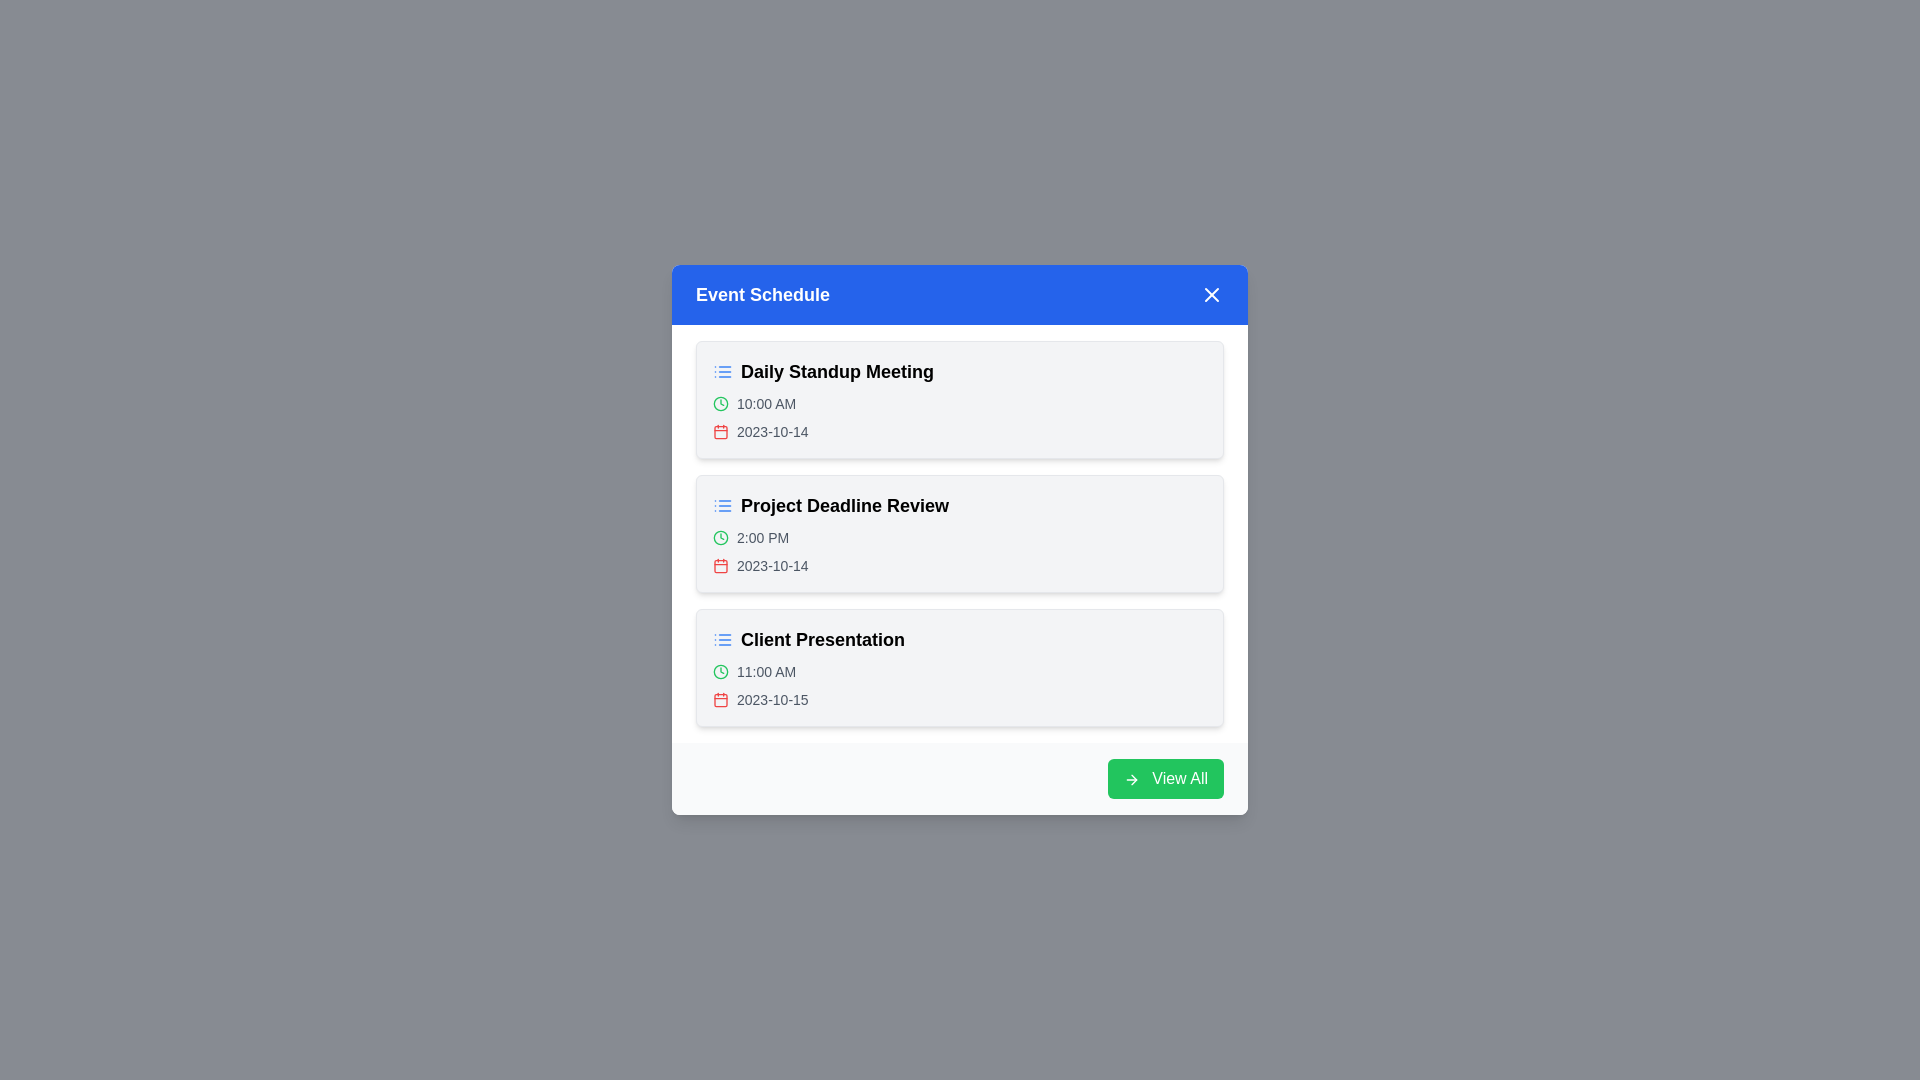  Describe the element at coordinates (809, 362) in the screenshot. I see `information displayed in the first event card of the 'Event Schedule' dialog box, which includes the event's title, time, and date` at that location.